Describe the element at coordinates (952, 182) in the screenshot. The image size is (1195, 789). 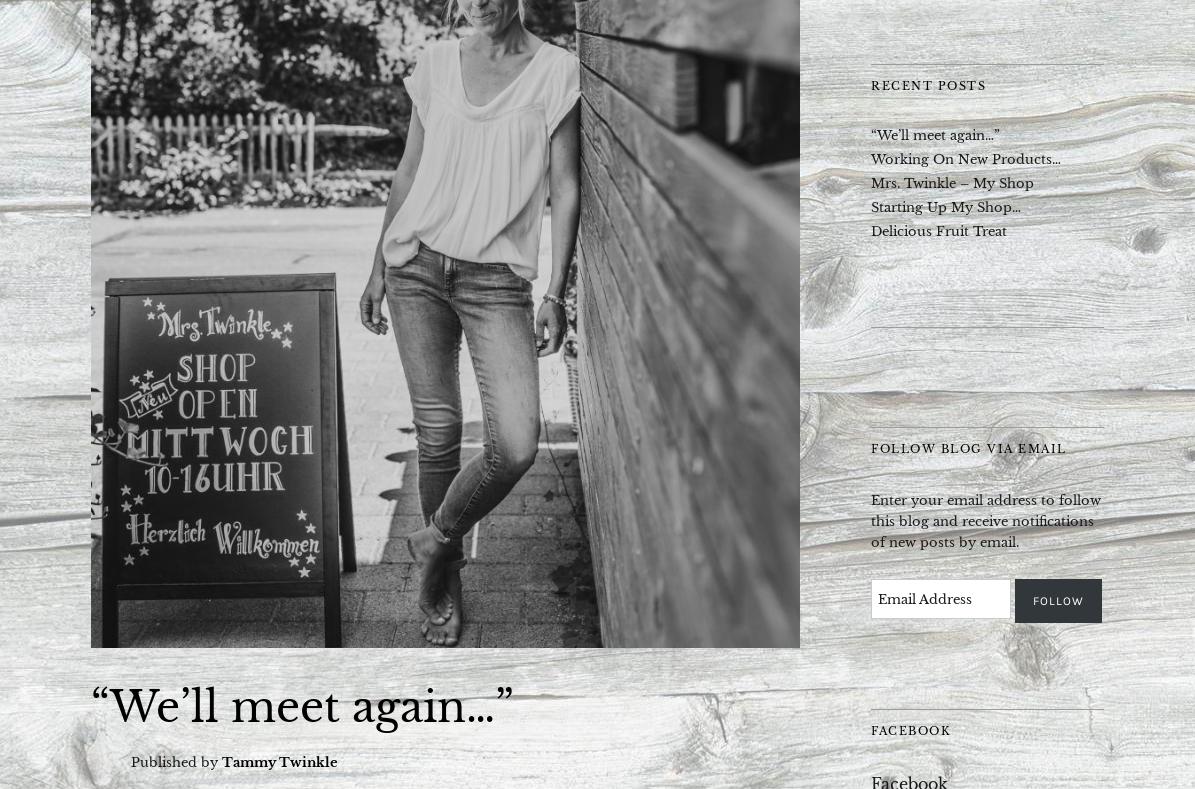
I see `'Mrs. Twinkle – My Shop'` at that location.